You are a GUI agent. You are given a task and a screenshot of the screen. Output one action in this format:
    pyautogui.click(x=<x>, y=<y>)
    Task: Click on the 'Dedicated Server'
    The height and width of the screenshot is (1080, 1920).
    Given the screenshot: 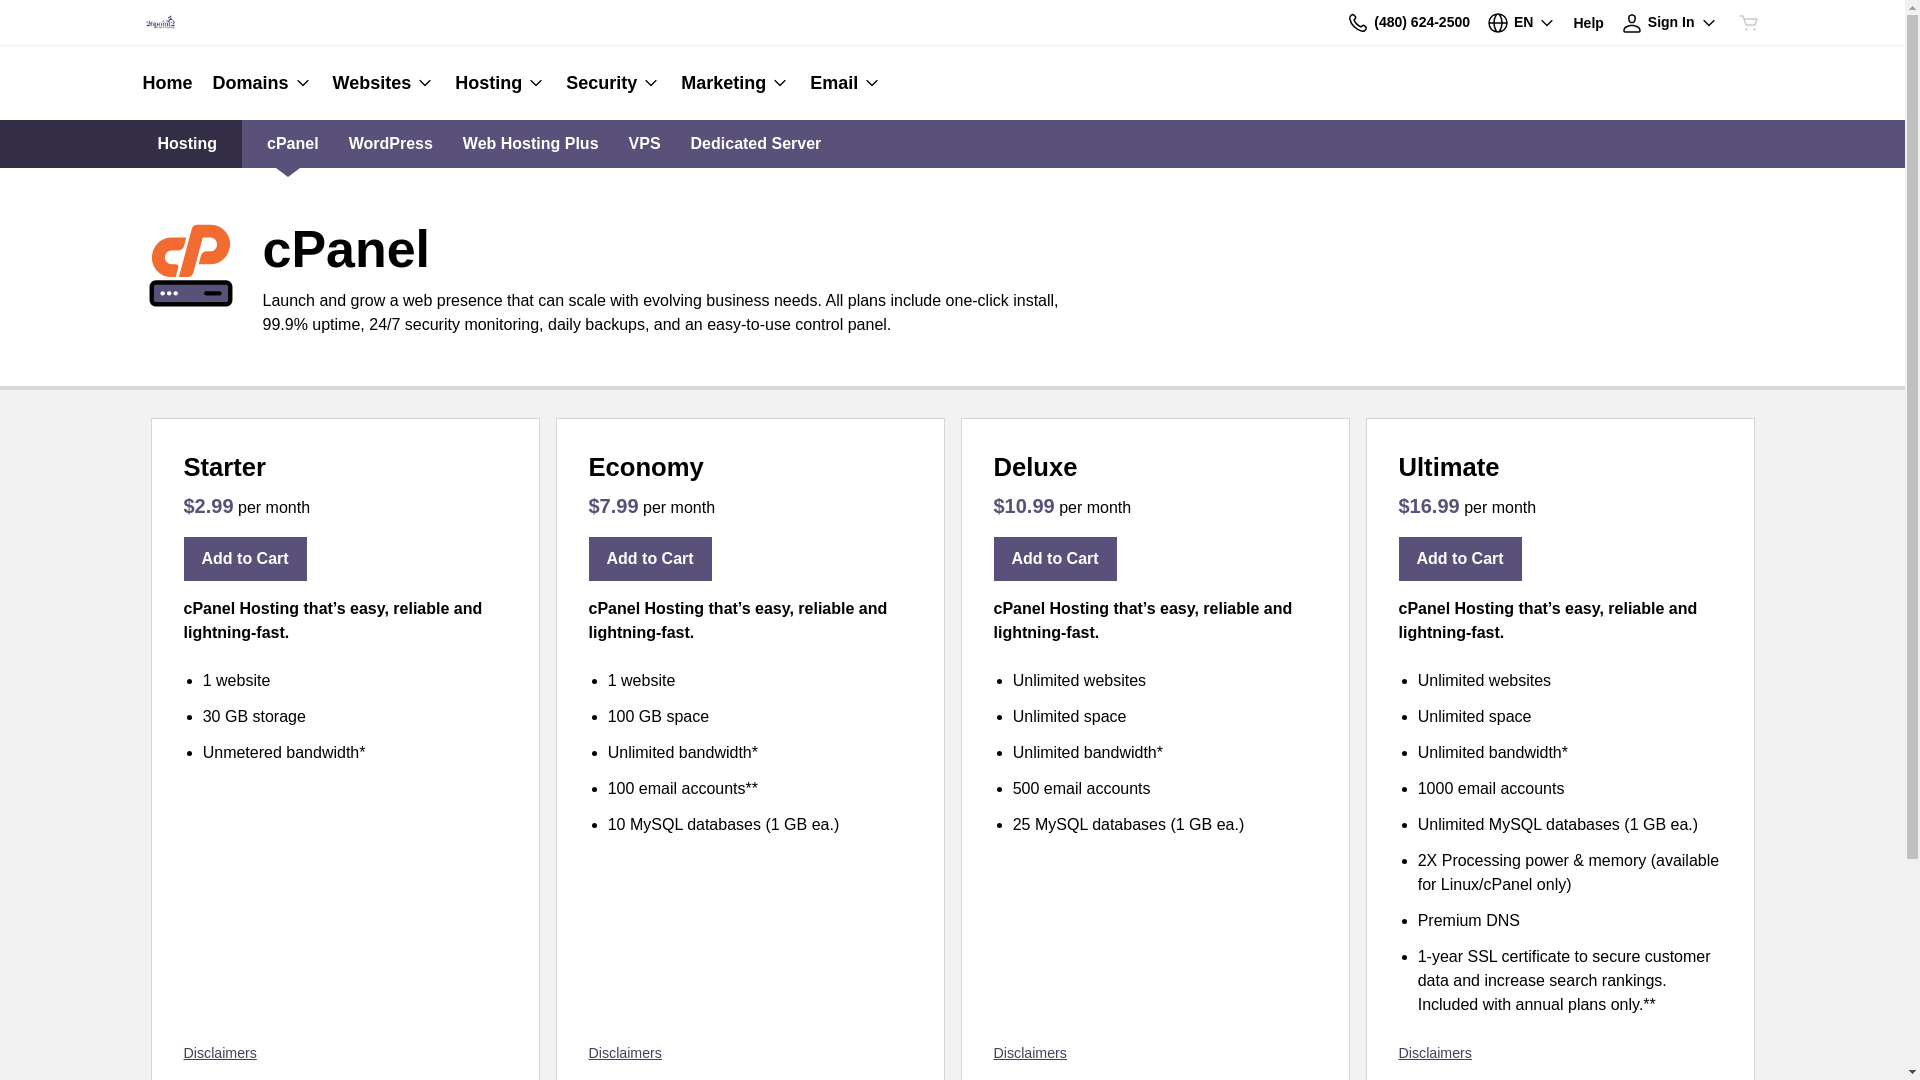 What is the action you would take?
    pyautogui.click(x=755, y=142)
    